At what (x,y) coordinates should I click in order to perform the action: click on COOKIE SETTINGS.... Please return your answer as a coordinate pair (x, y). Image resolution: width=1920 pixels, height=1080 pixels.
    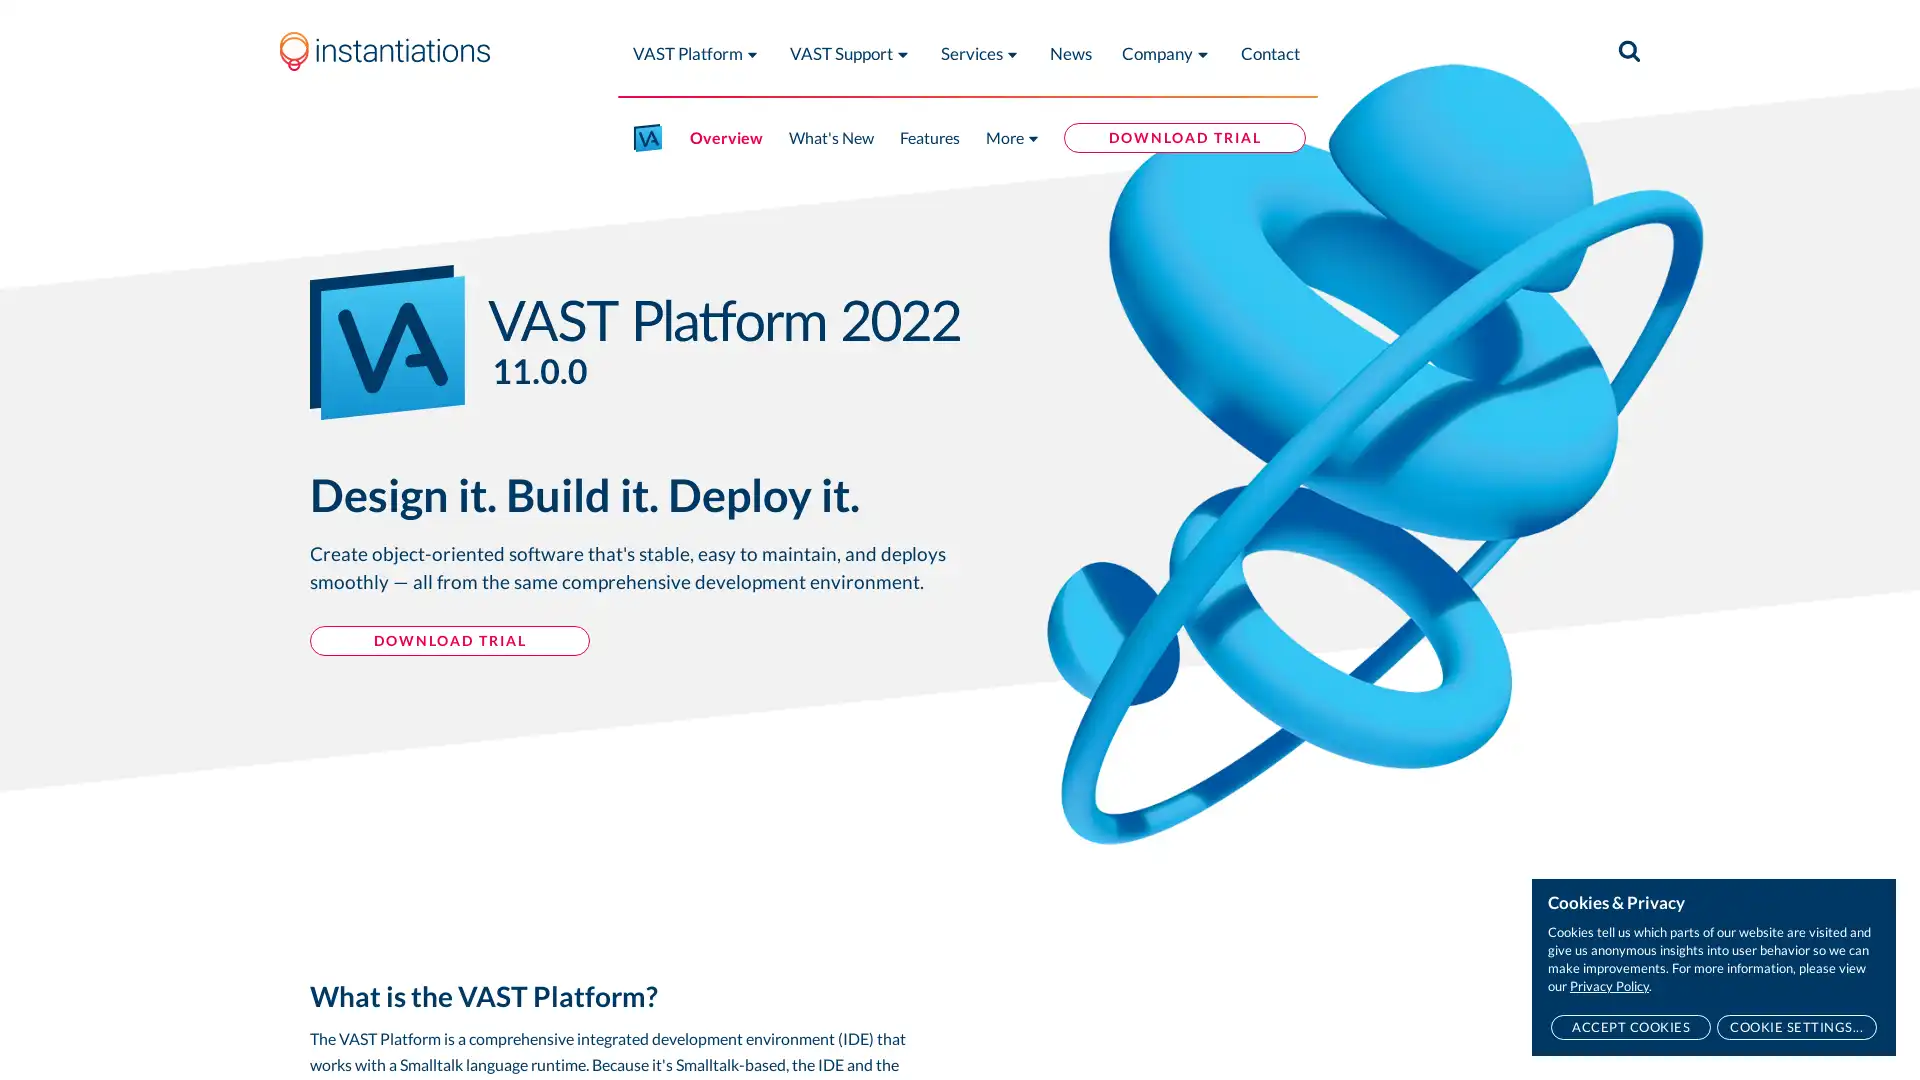
    Looking at the image, I should click on (1796, 1027).